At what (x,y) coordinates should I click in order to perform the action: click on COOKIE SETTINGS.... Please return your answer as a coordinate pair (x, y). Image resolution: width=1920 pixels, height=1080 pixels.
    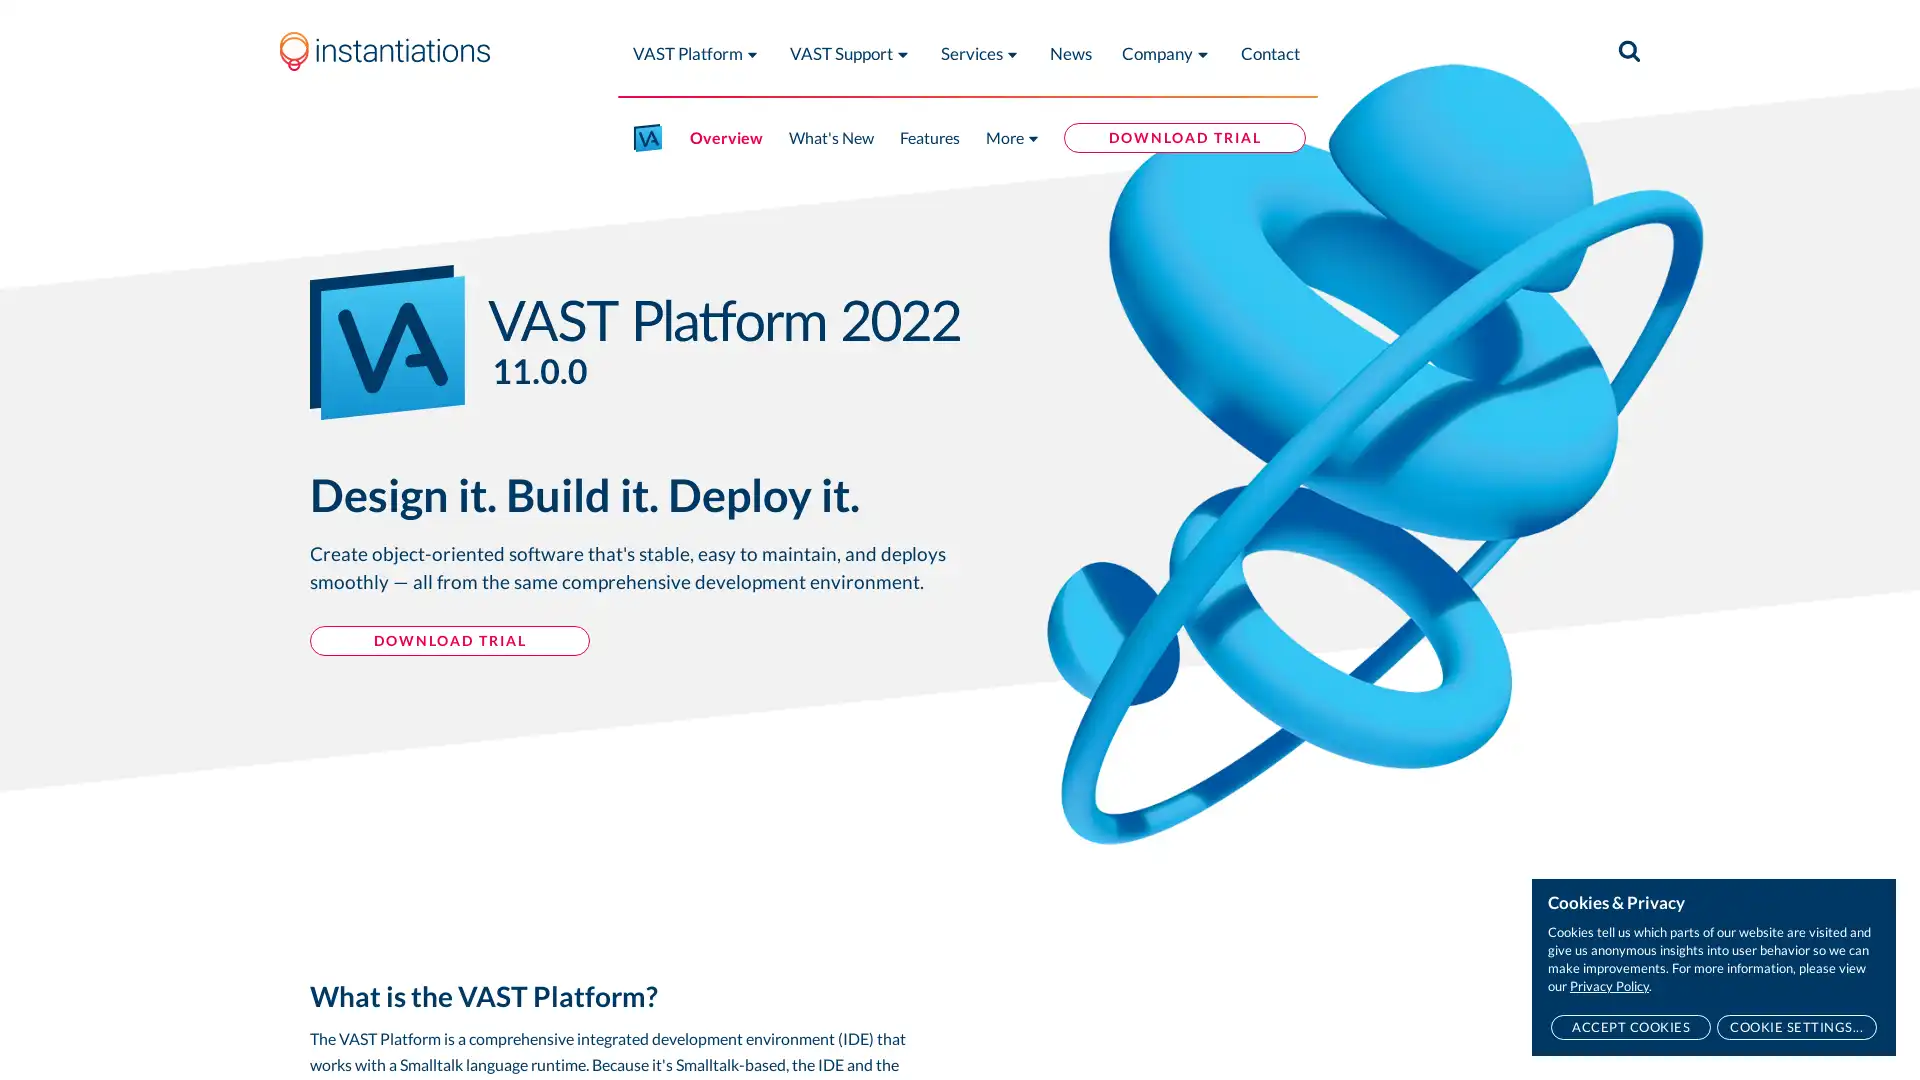
    Looking at the image, I should click on (1796, 1027).